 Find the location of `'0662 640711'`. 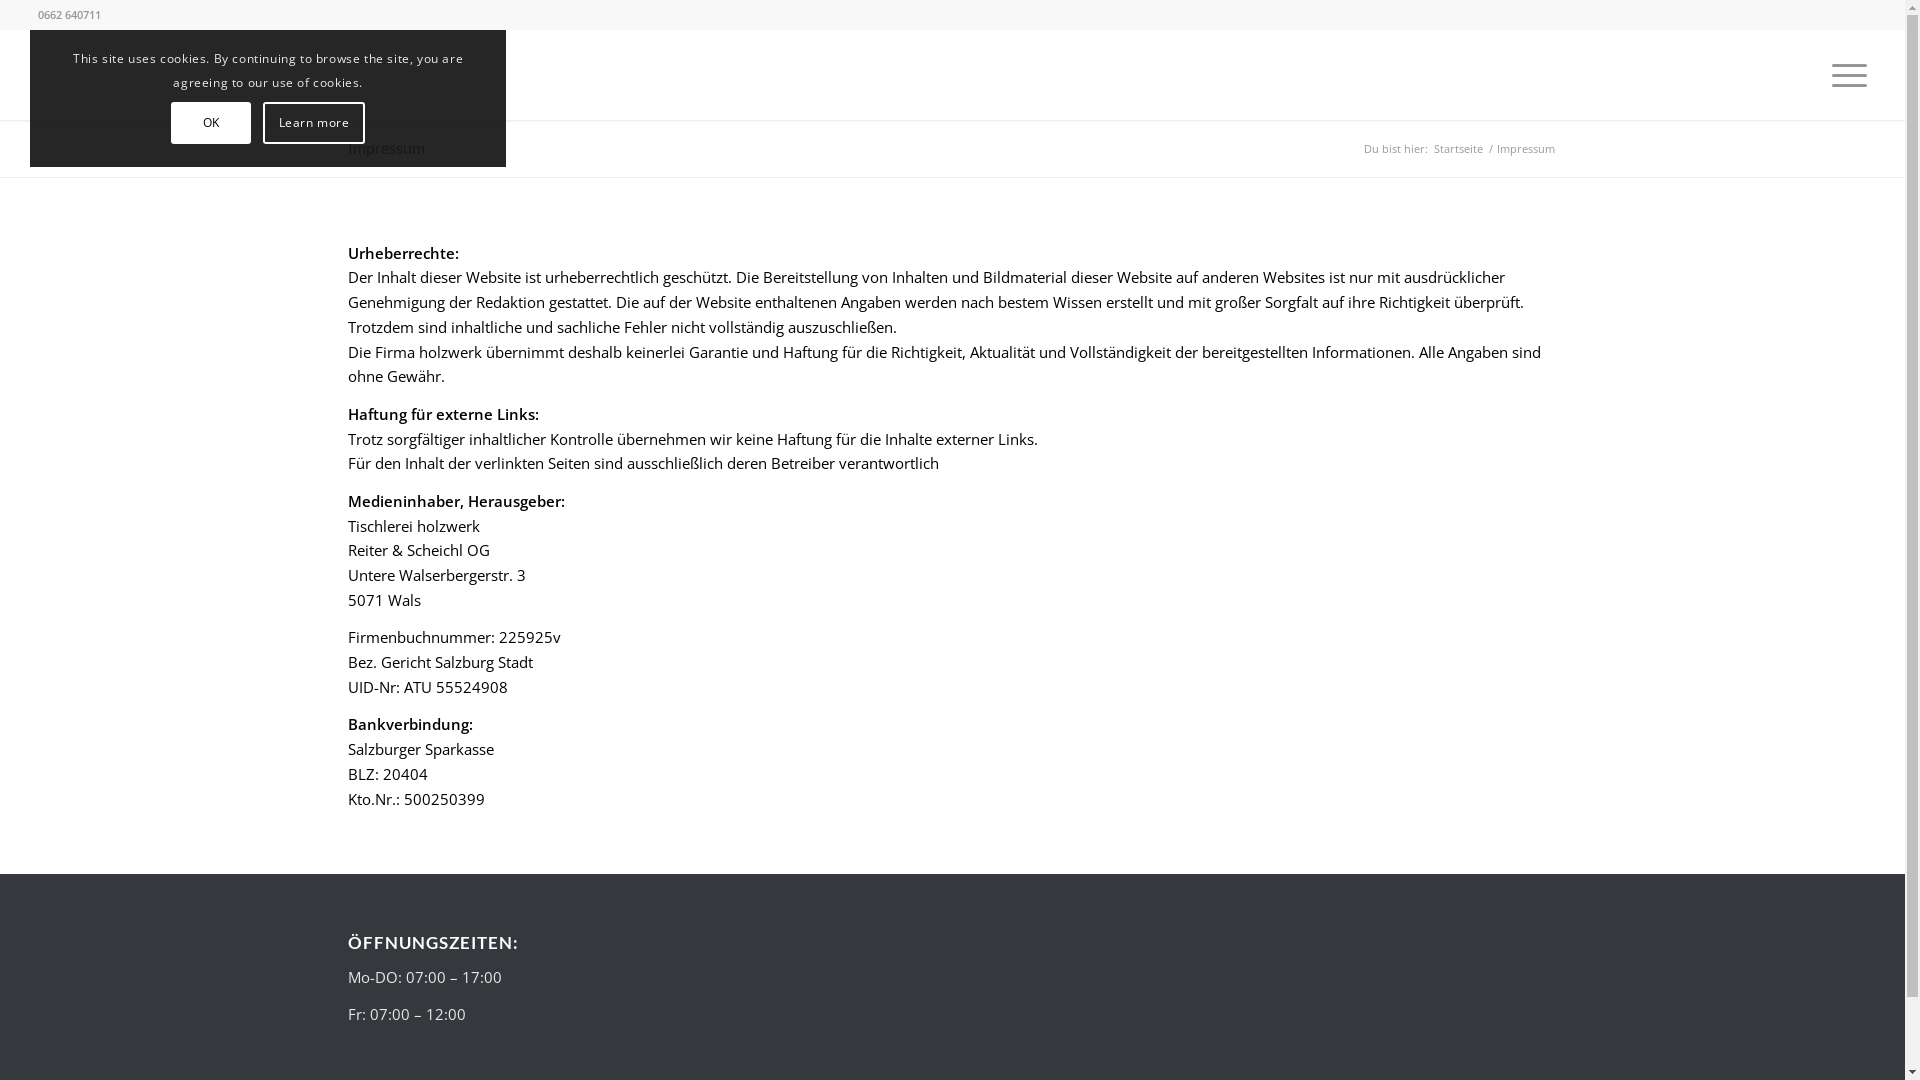

'0662 640711' is located at coordinates (38, 14).